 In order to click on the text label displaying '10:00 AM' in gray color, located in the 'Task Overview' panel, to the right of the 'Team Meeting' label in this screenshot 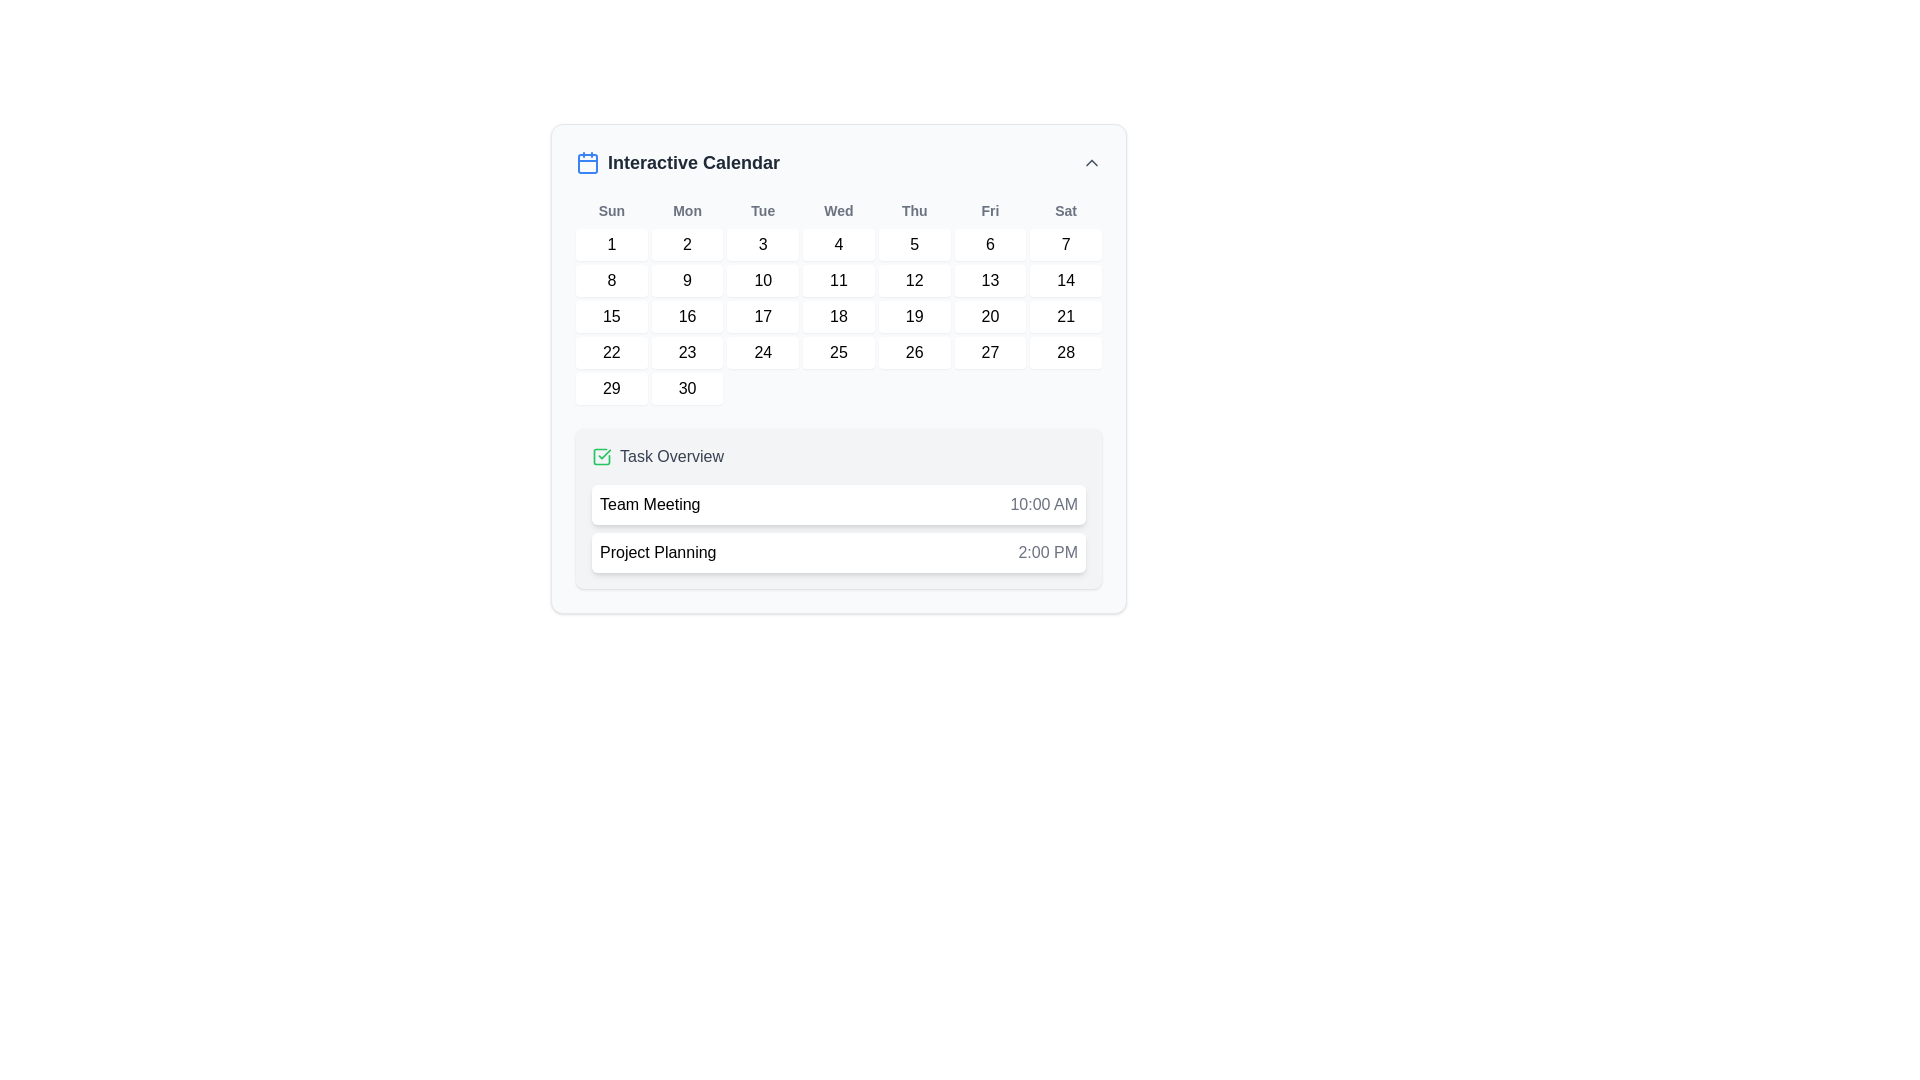, I will do `click(1043, 504)`.